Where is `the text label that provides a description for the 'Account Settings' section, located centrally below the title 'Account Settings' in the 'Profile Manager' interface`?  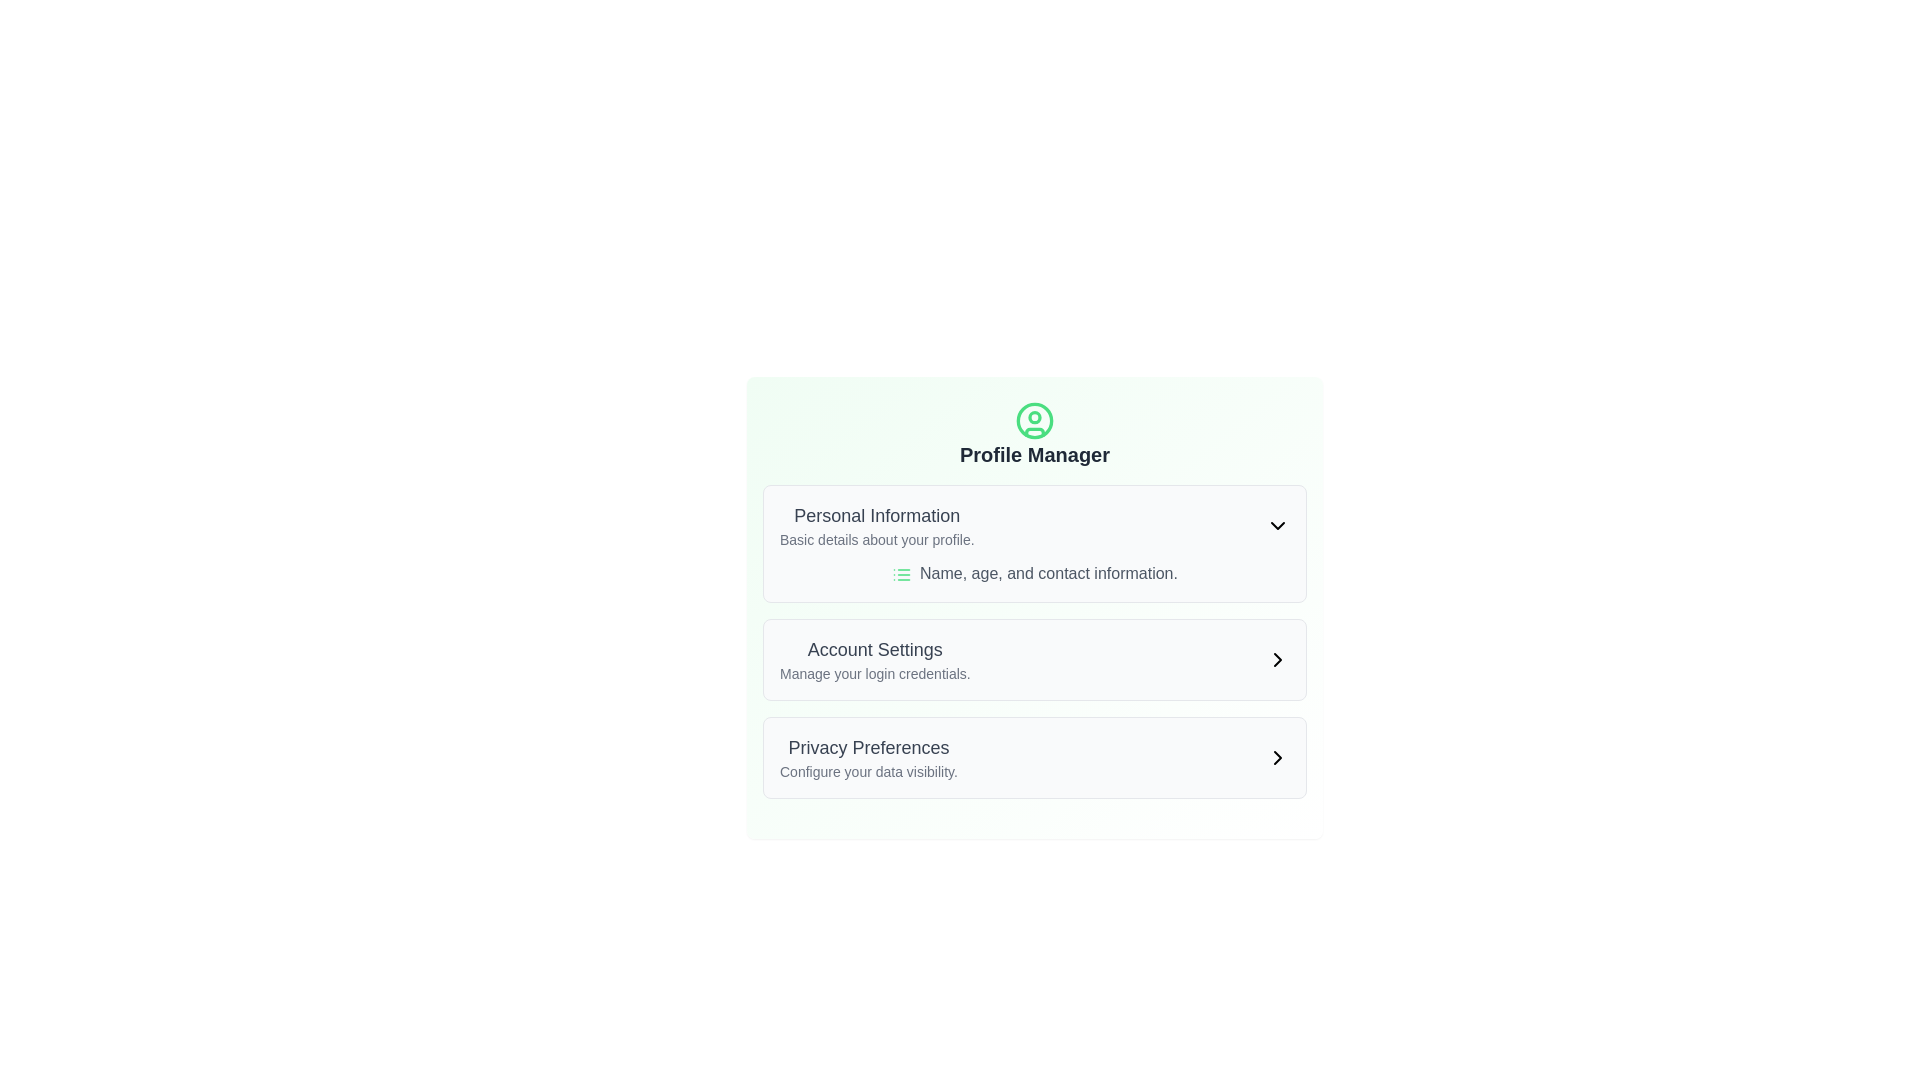 the text label that provides a description for the 'Account Settings' section, located centrally below the title 'Account Settings' in the 'Profile Manager' interface is located at coordinates (875, 674).